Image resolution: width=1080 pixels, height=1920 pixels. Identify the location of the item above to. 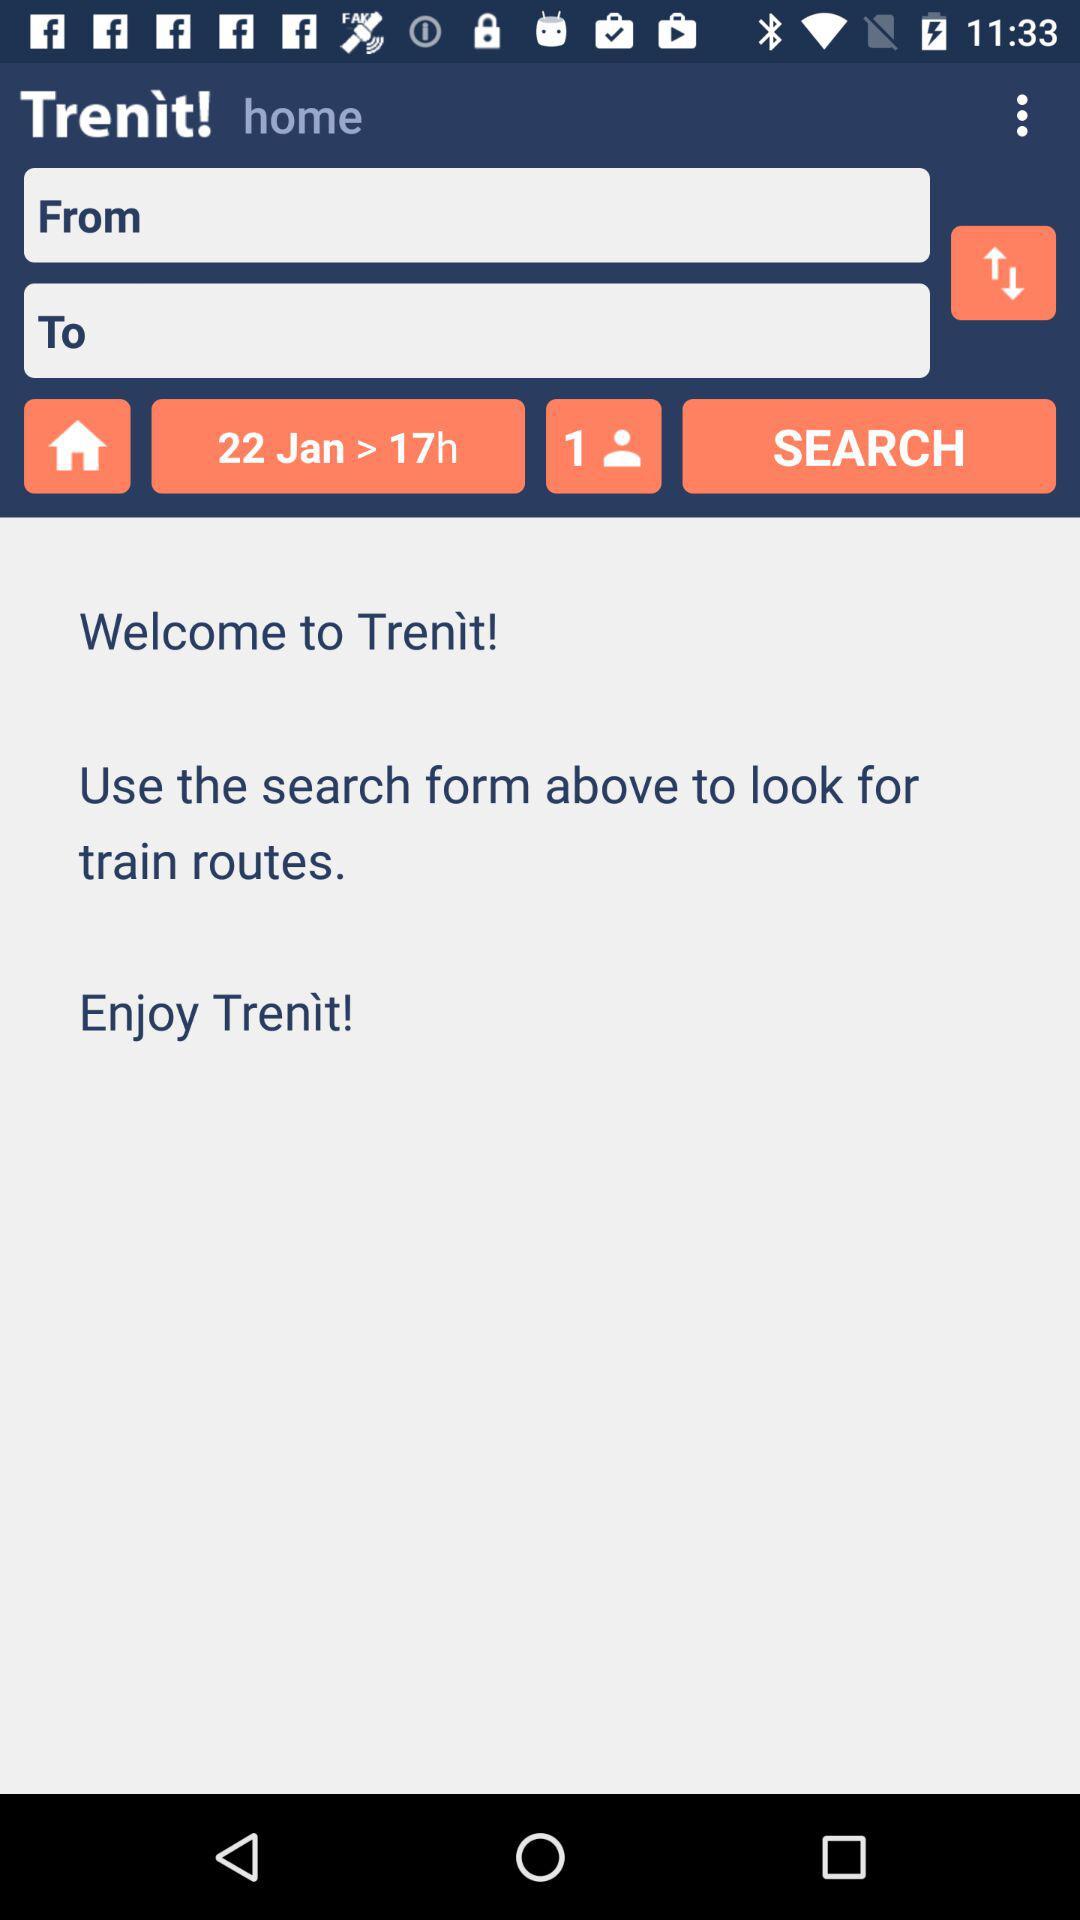
(81, 215).